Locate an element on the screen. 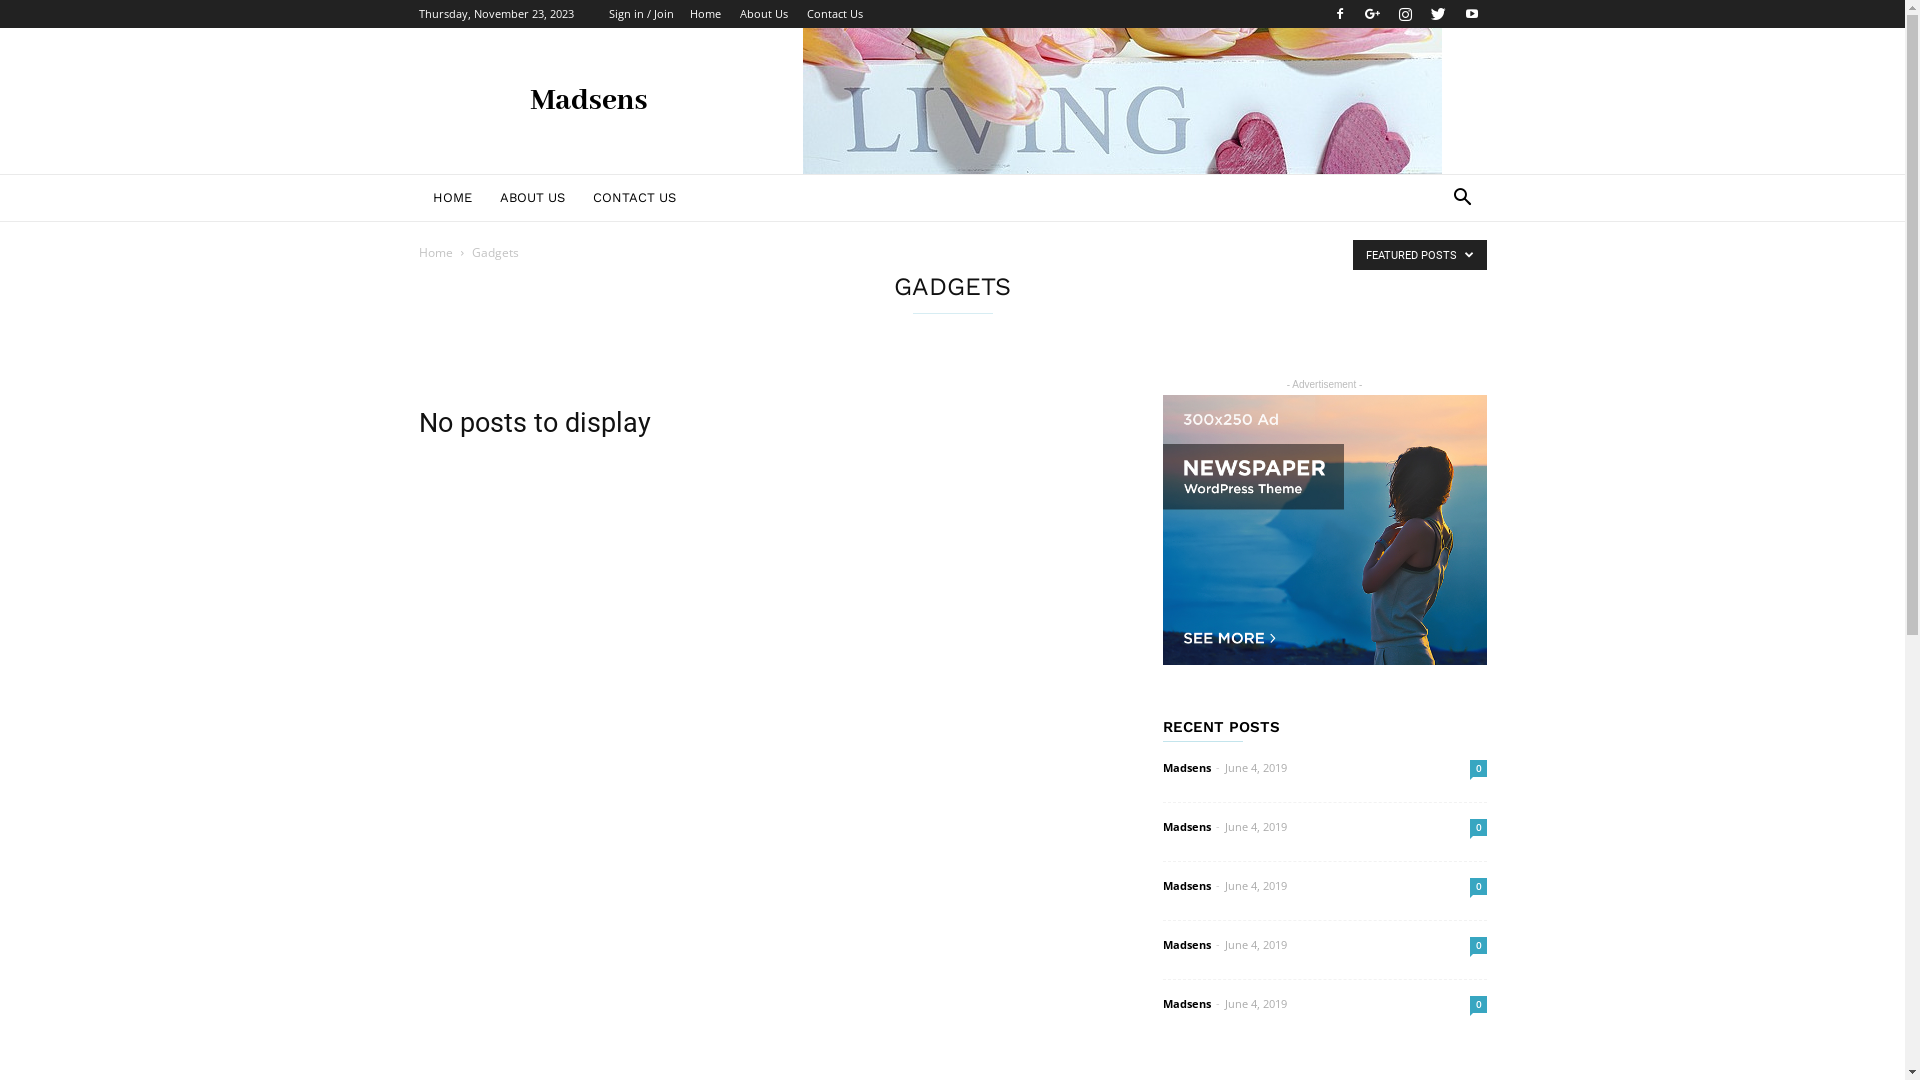 The width and height of the screenshot is (1920, 1080). 'Contact Us' is located at coordinates (834, 13).